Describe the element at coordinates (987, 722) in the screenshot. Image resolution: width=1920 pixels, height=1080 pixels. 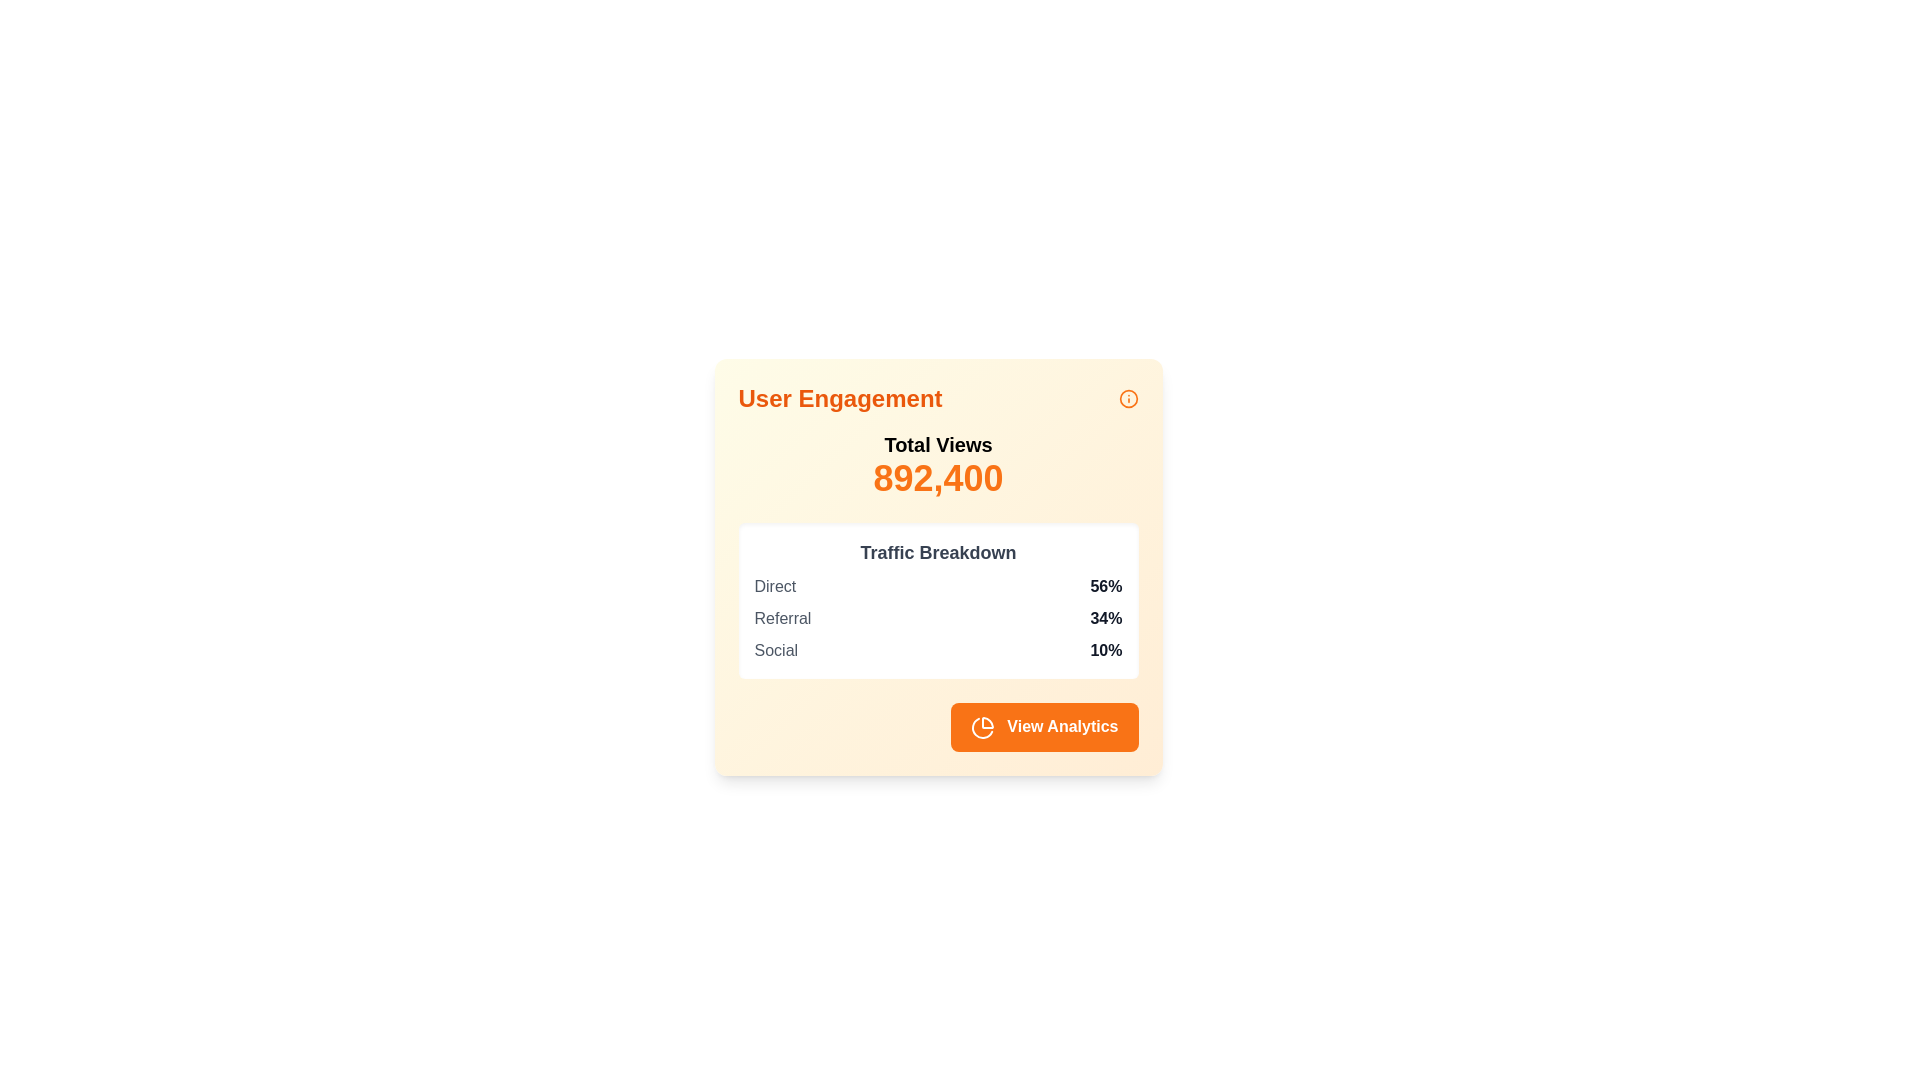
I see `the first segment of the pie chart icon, which is part of the bottom-right orange button labeled 'View Analytics'` at that location.